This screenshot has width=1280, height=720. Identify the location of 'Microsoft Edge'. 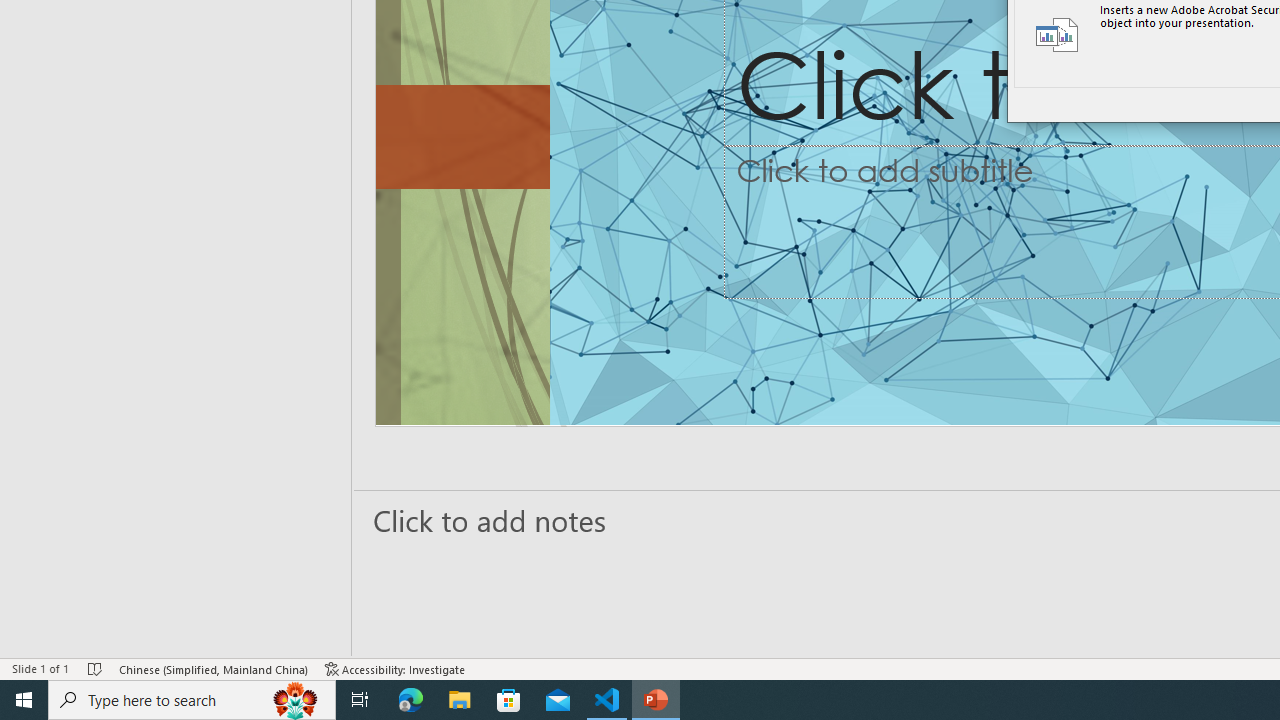
(410, 698).